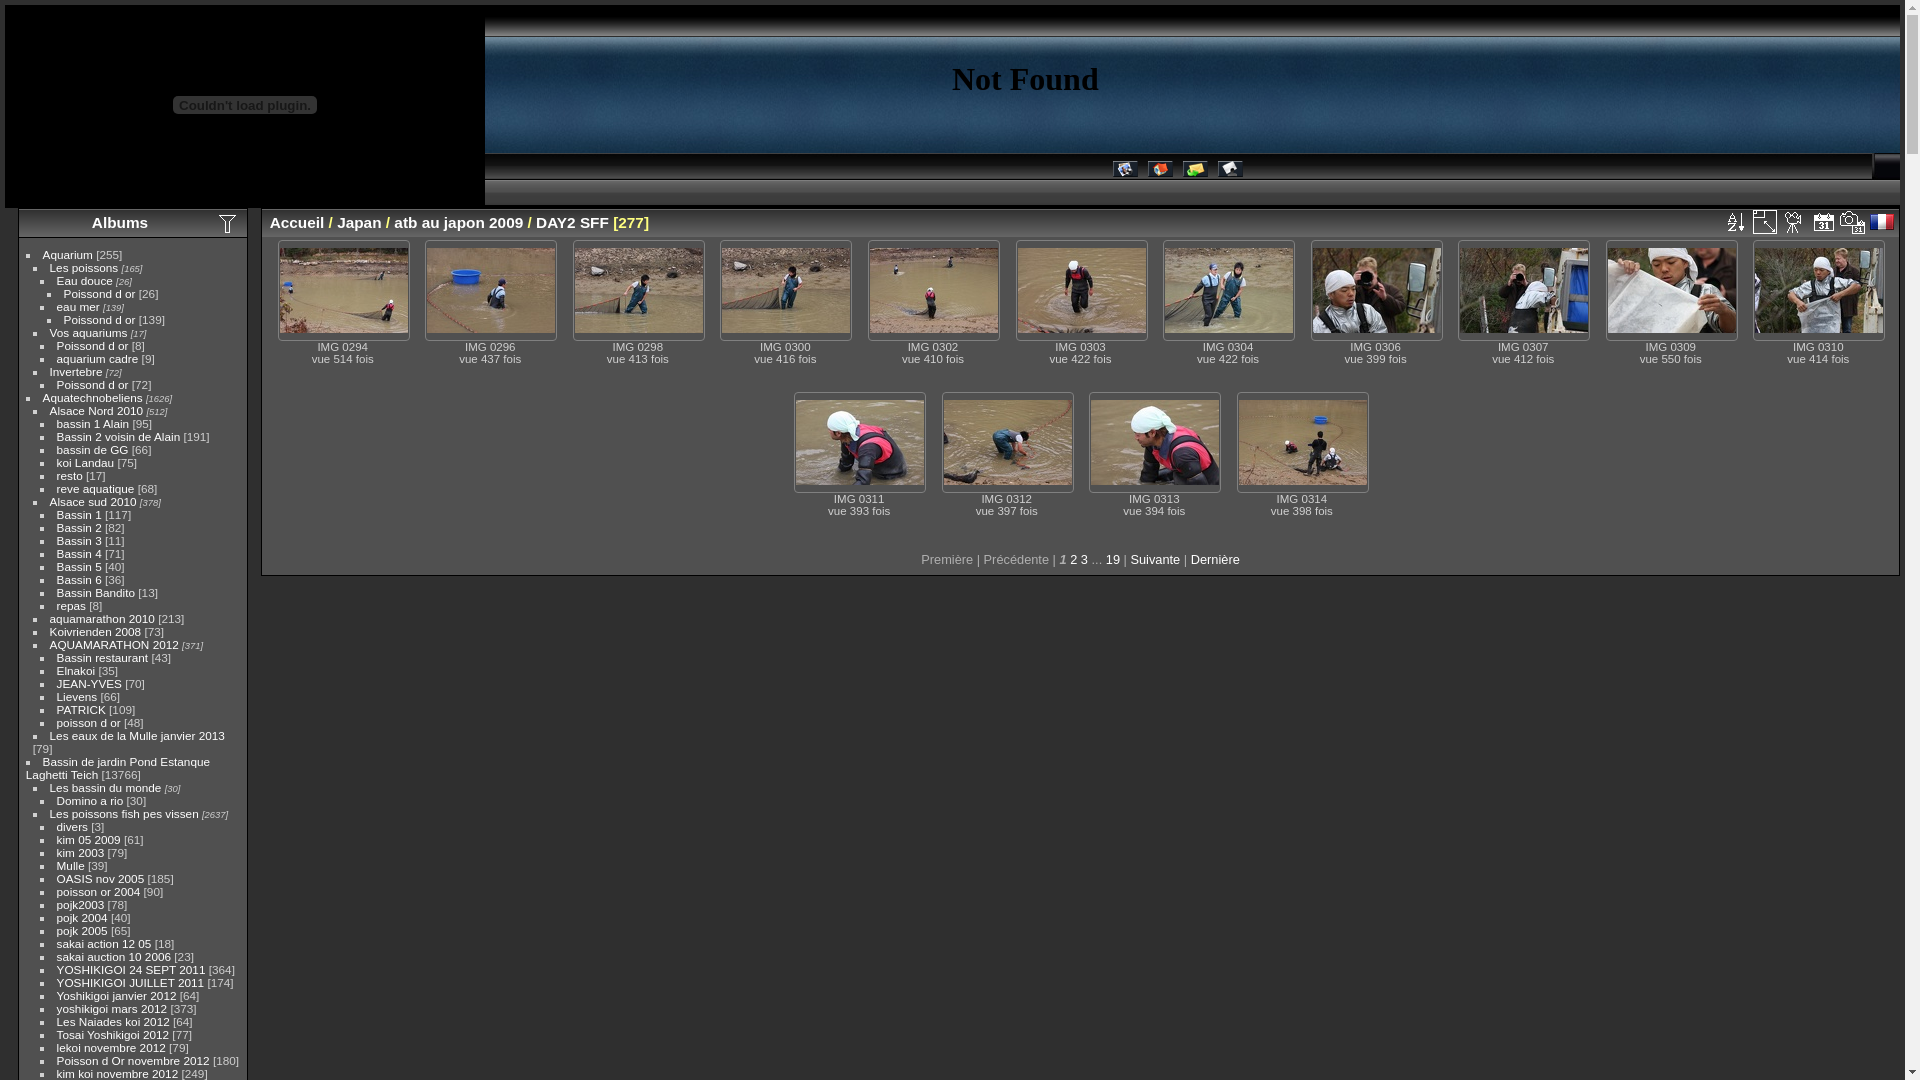 The width and height of the screenshot is (1920, 1080). I want to click on ' ', so click(1824, 222).